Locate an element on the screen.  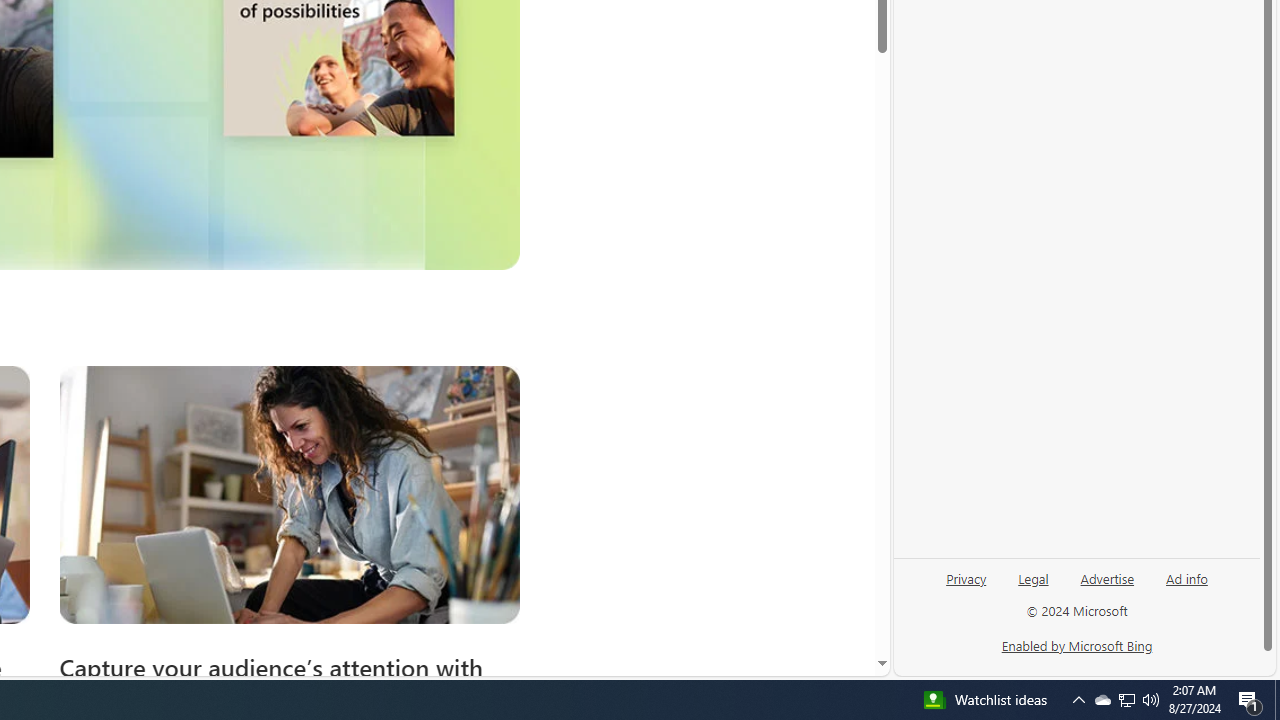
'Ad info' is located at coordinates (1186, 585).